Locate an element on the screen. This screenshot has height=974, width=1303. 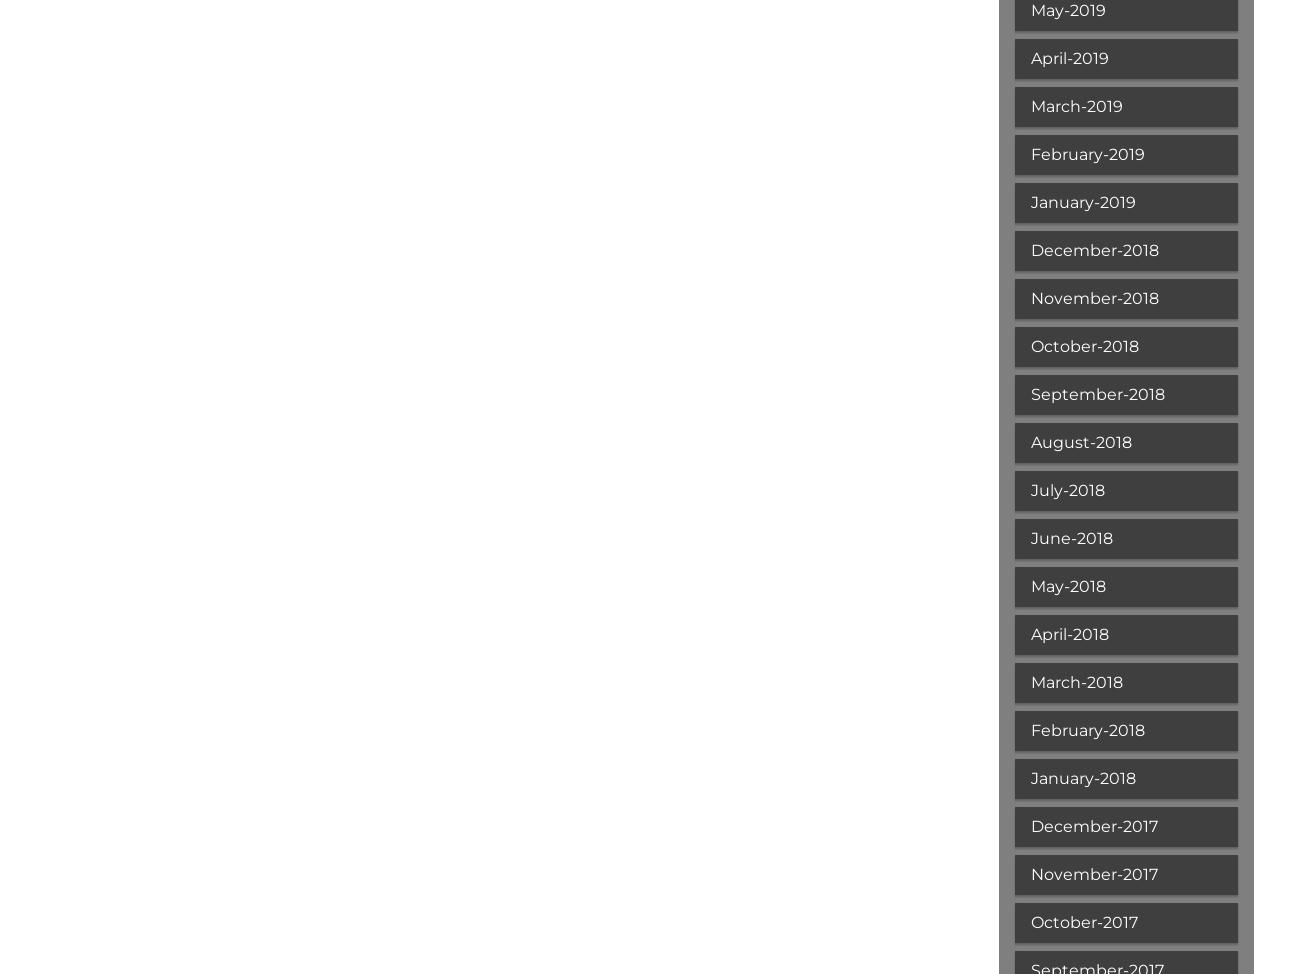
'July-2018' is located at coordinates (1066, 490).